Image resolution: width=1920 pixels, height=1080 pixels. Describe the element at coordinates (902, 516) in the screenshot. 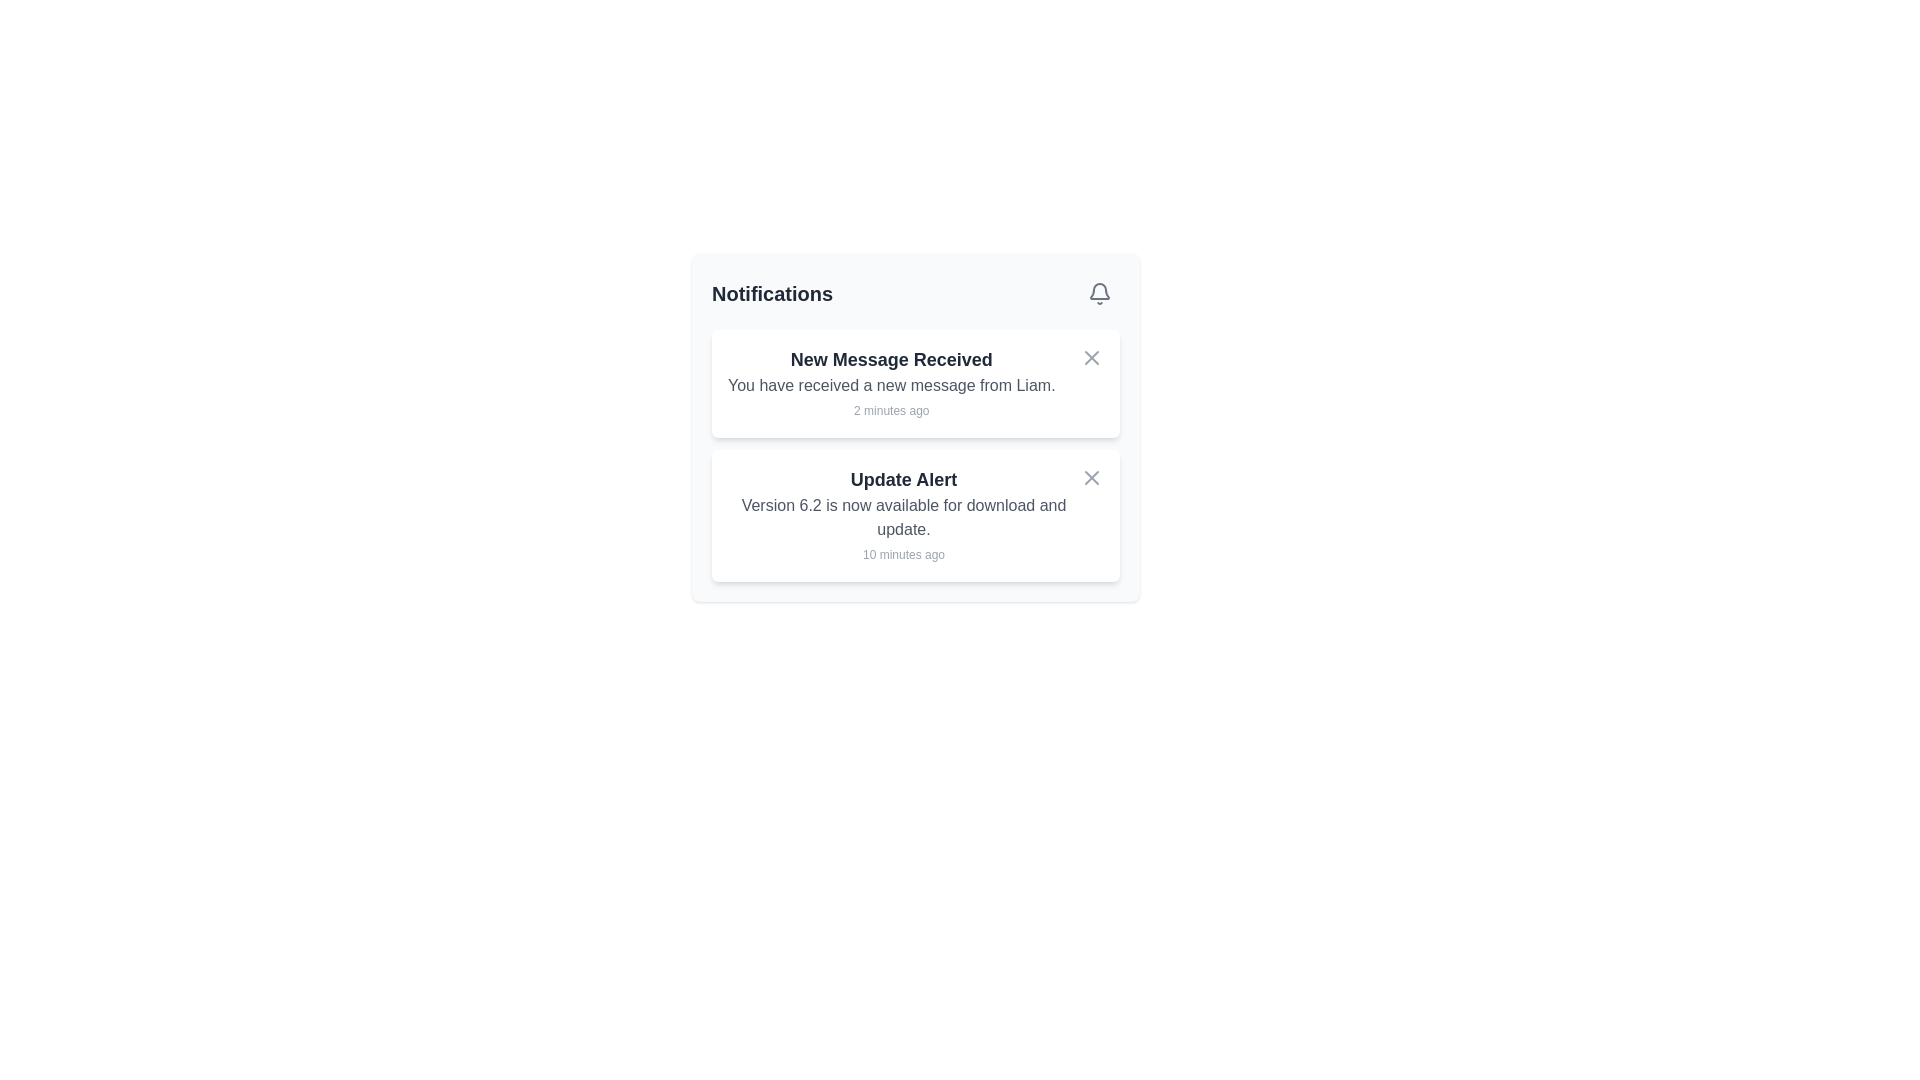

I see `the informational text about the new update, which is located between the 'Update Alert' title and the '10 minutes ago' timestamp in the second notification block` at that location.